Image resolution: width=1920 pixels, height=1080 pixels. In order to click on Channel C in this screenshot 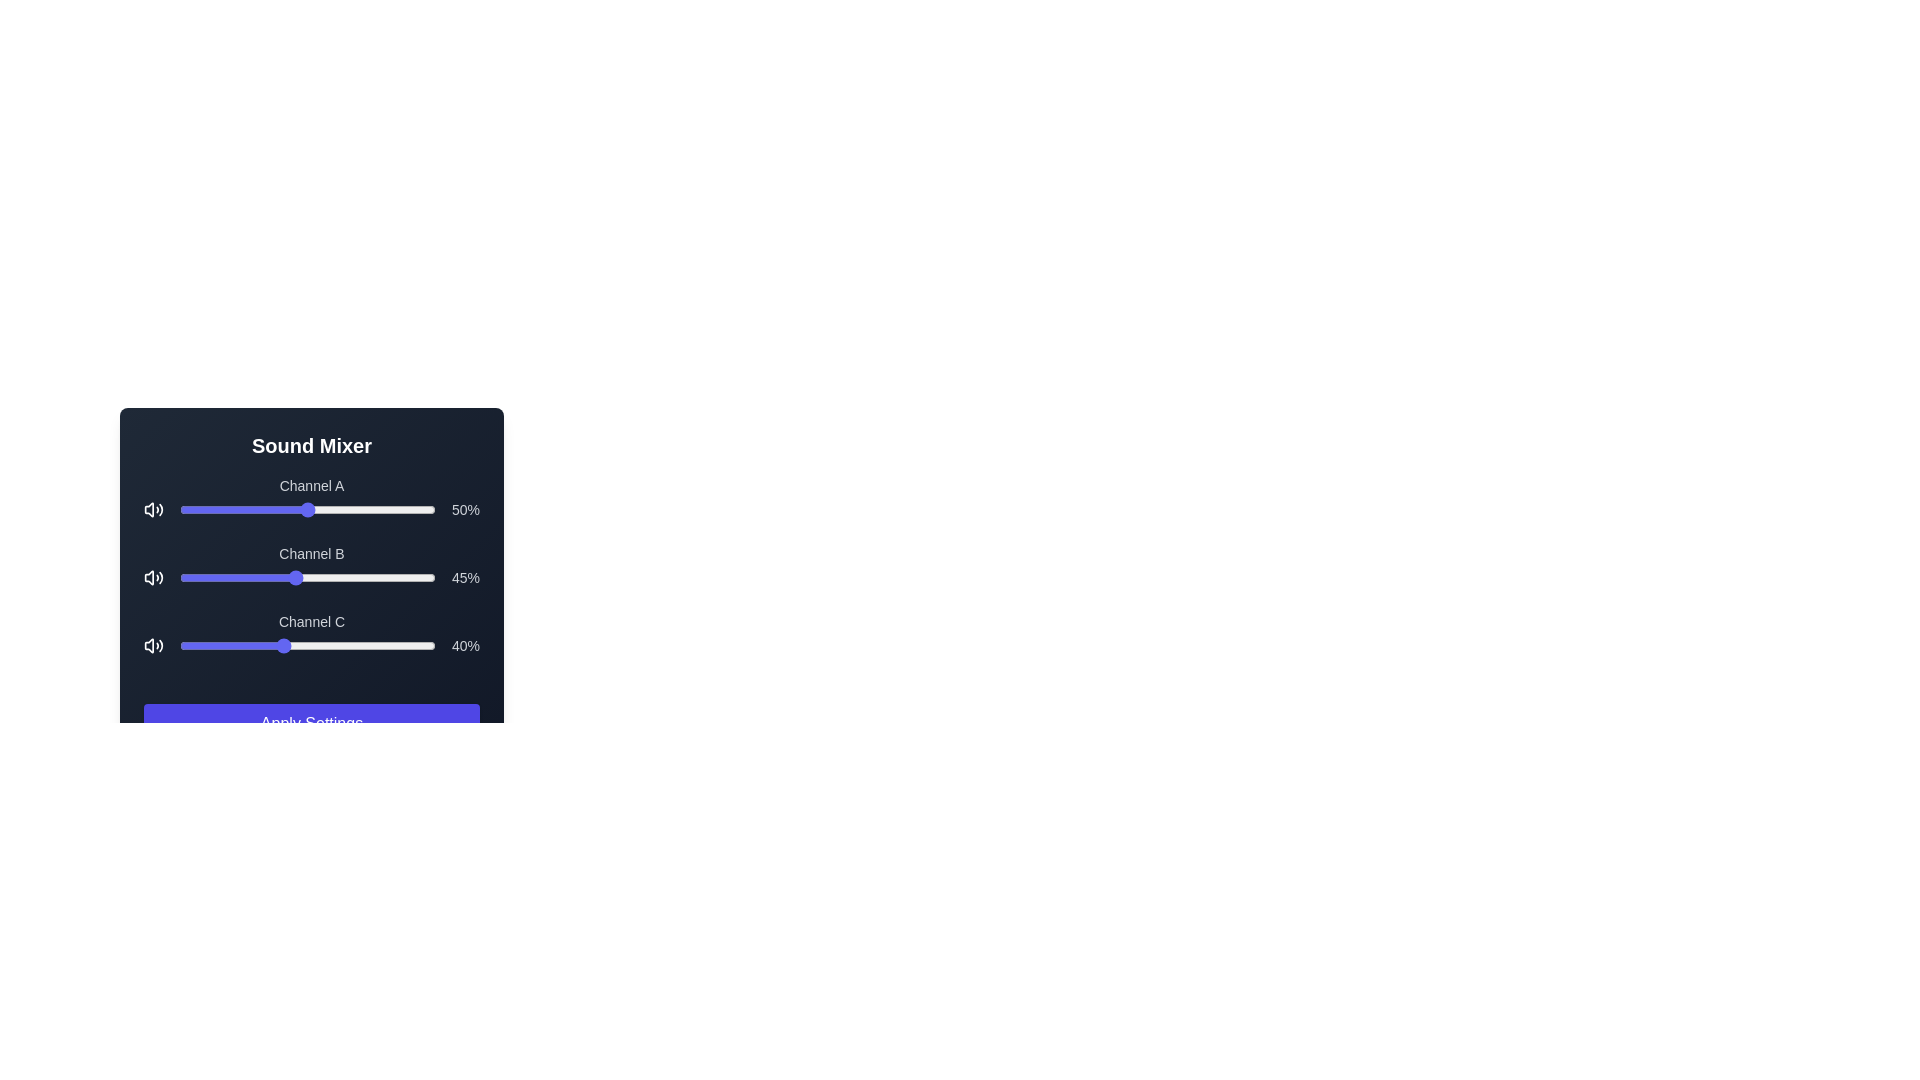, I will do `click(195, 645)`.